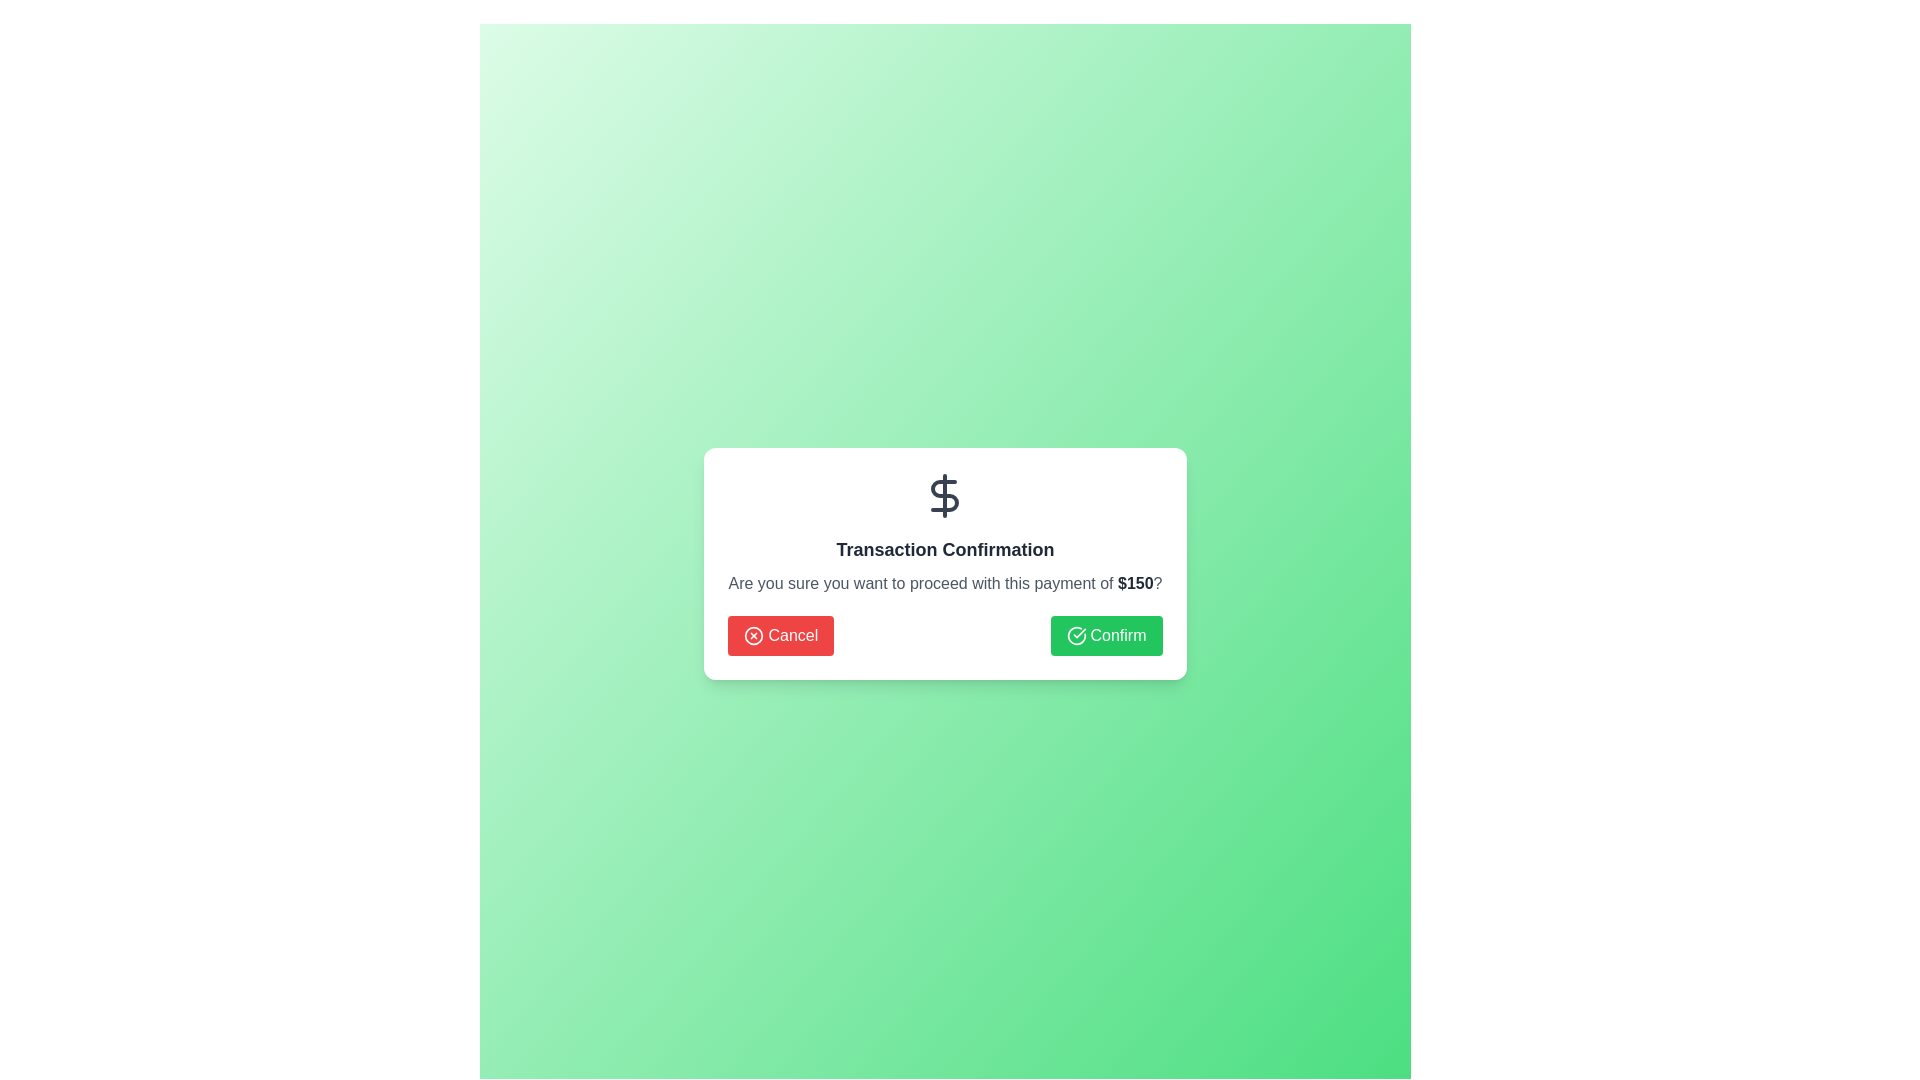  I want to click on the label in the modal dialog box that serves as a title or header, located below the dollar sign icon and above the payment action description, so click(944, 550).